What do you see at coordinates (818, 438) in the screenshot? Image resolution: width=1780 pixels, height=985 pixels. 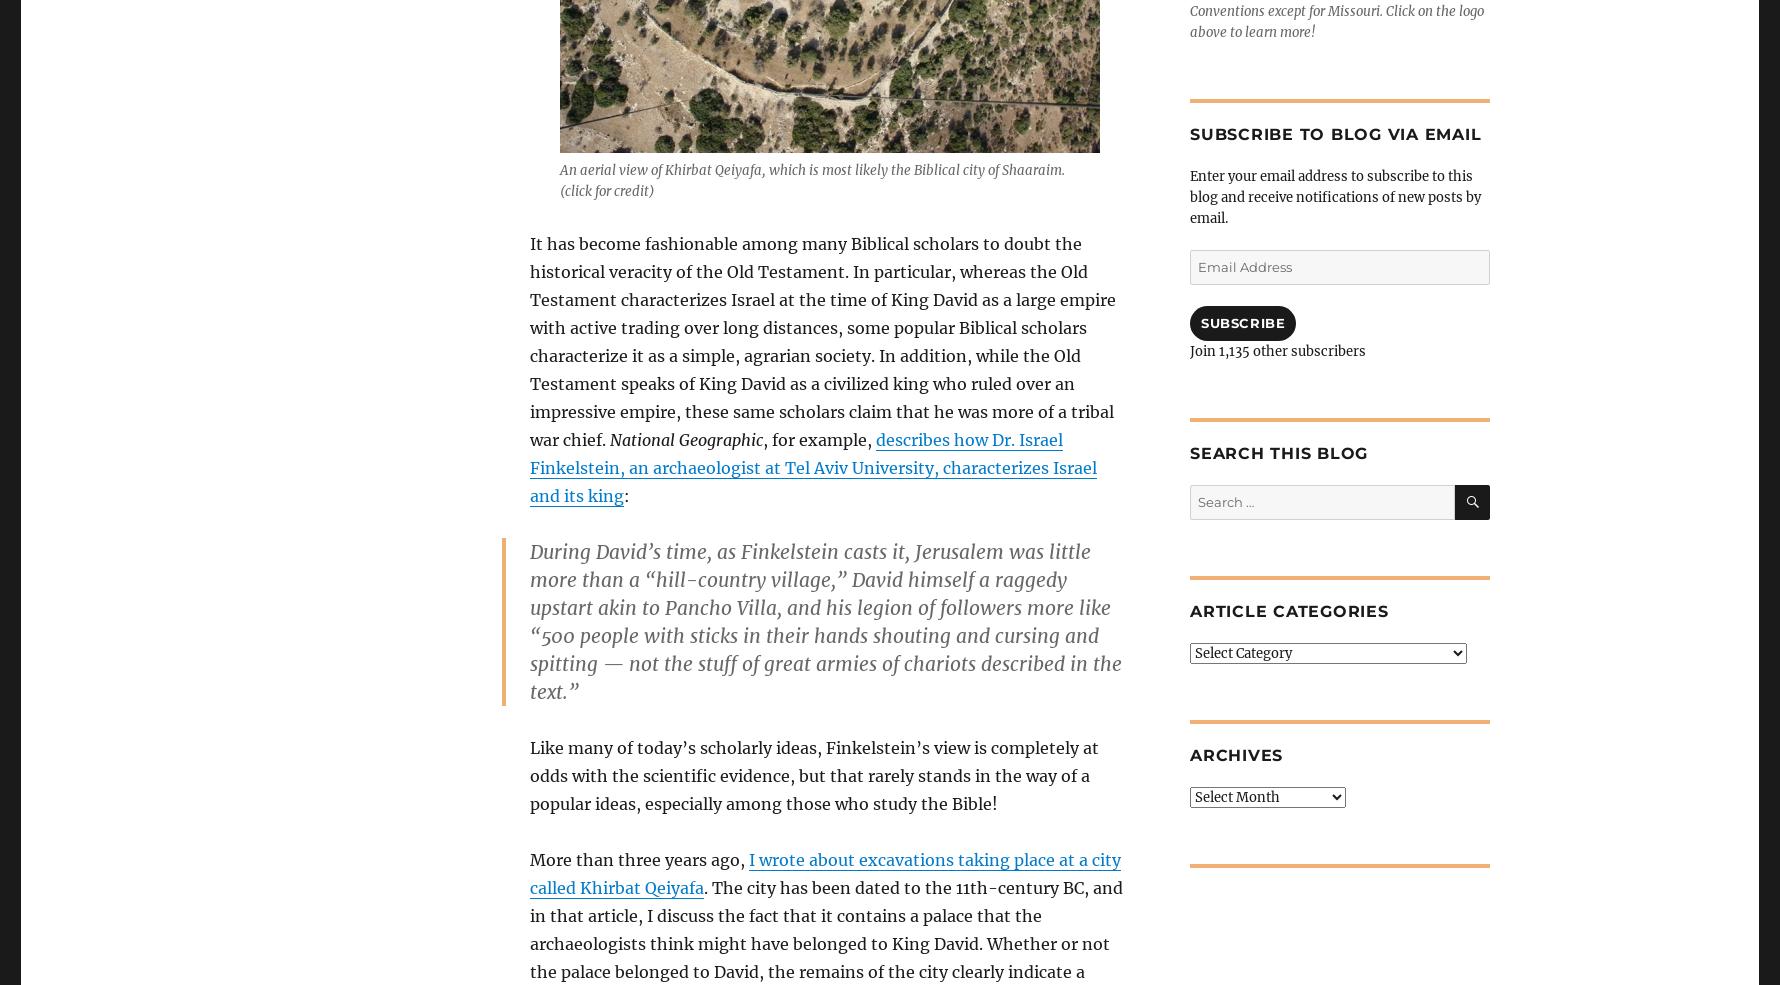 I see `', for example,'` at bounding box center [818, 438].